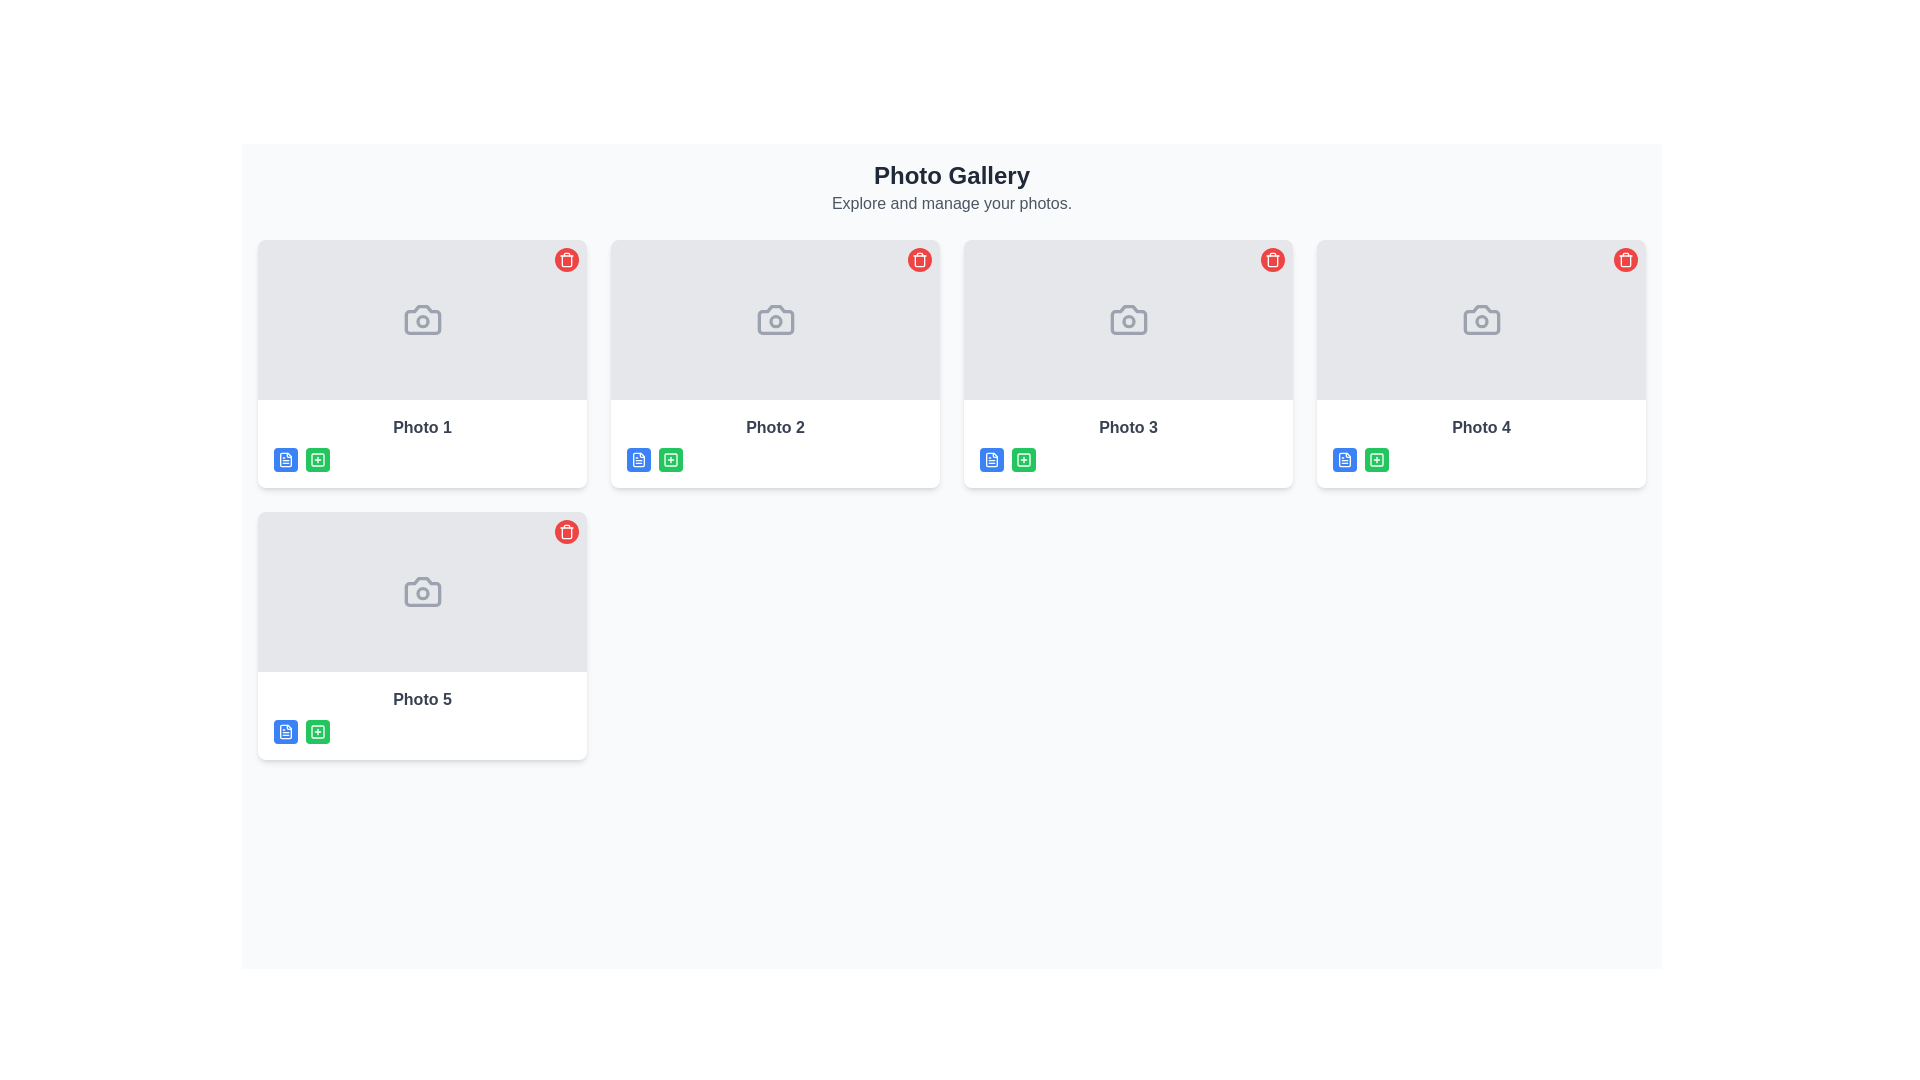 The width and height of the screenshot is (1920, 1080). What do you see at coordinates (316, 459) in the screenshot?
I see `the green square button with a plus symbol located below the thumbnail image labeled 'Photo 1'` at bounding box center [316, 459].